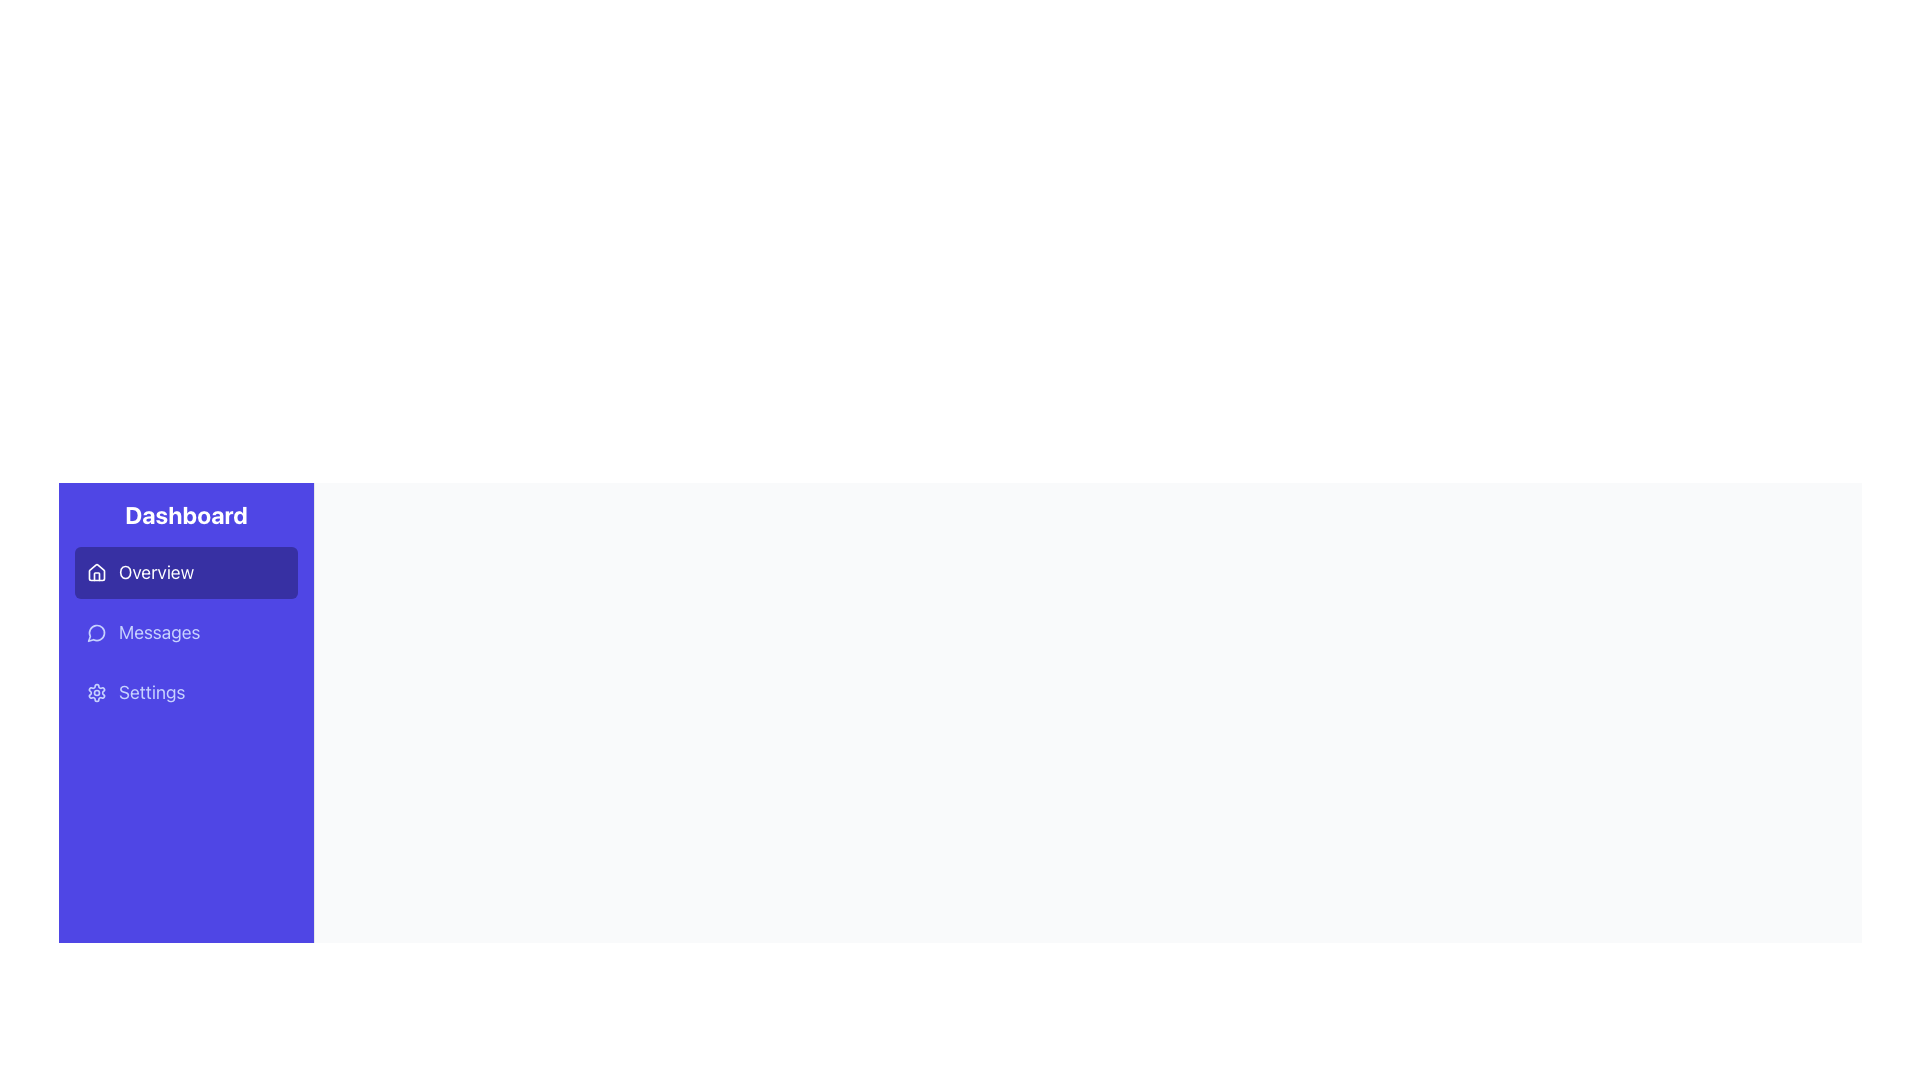 This screenshot has width=1920, height=1080. I want to click on the house icon located within the 'Overview' button in the vertical navigation panel, so click(95, 573).